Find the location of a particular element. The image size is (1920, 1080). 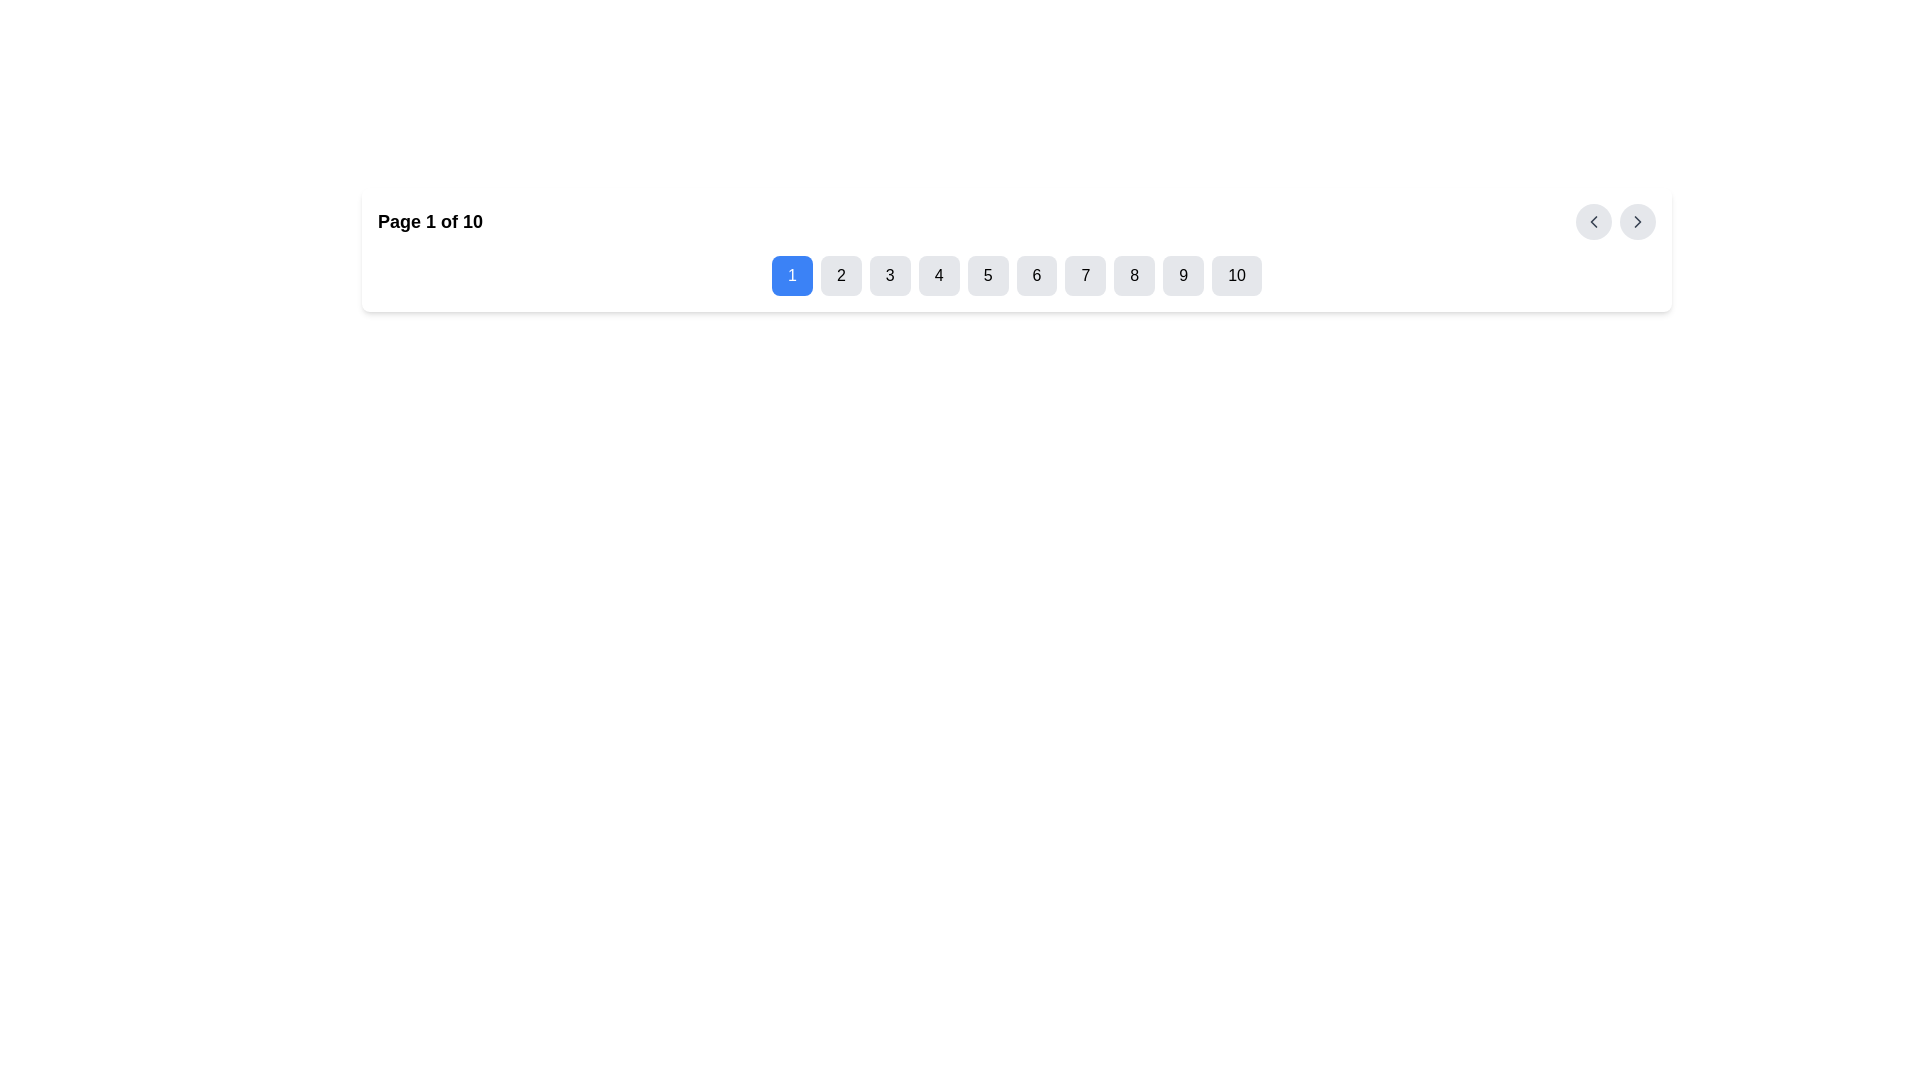

the right-pointing chevron arrow icon located in the top right corner of the navigation interface is located at coordinates (1637, 222).